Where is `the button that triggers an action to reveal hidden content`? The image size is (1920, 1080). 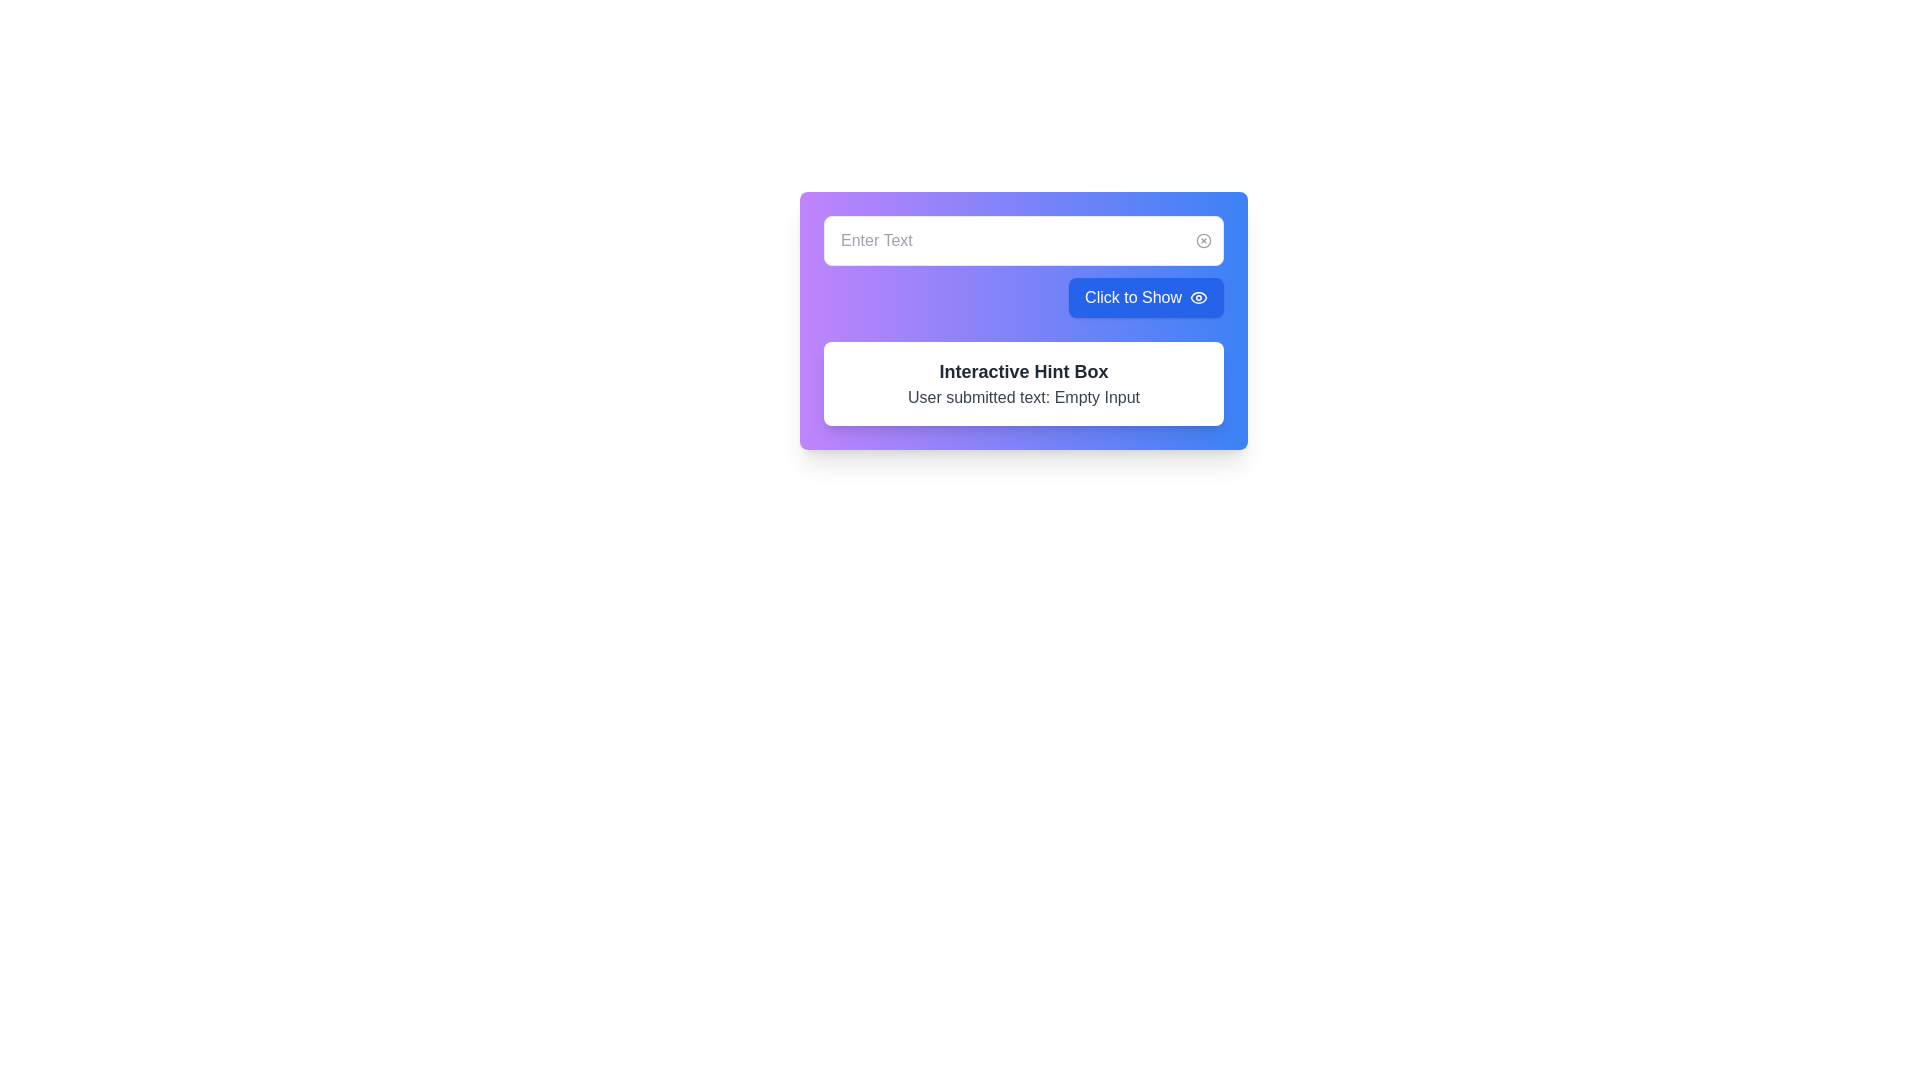
the button that triggers an action to reveal hidden content is located at coordinates (1146, 297).